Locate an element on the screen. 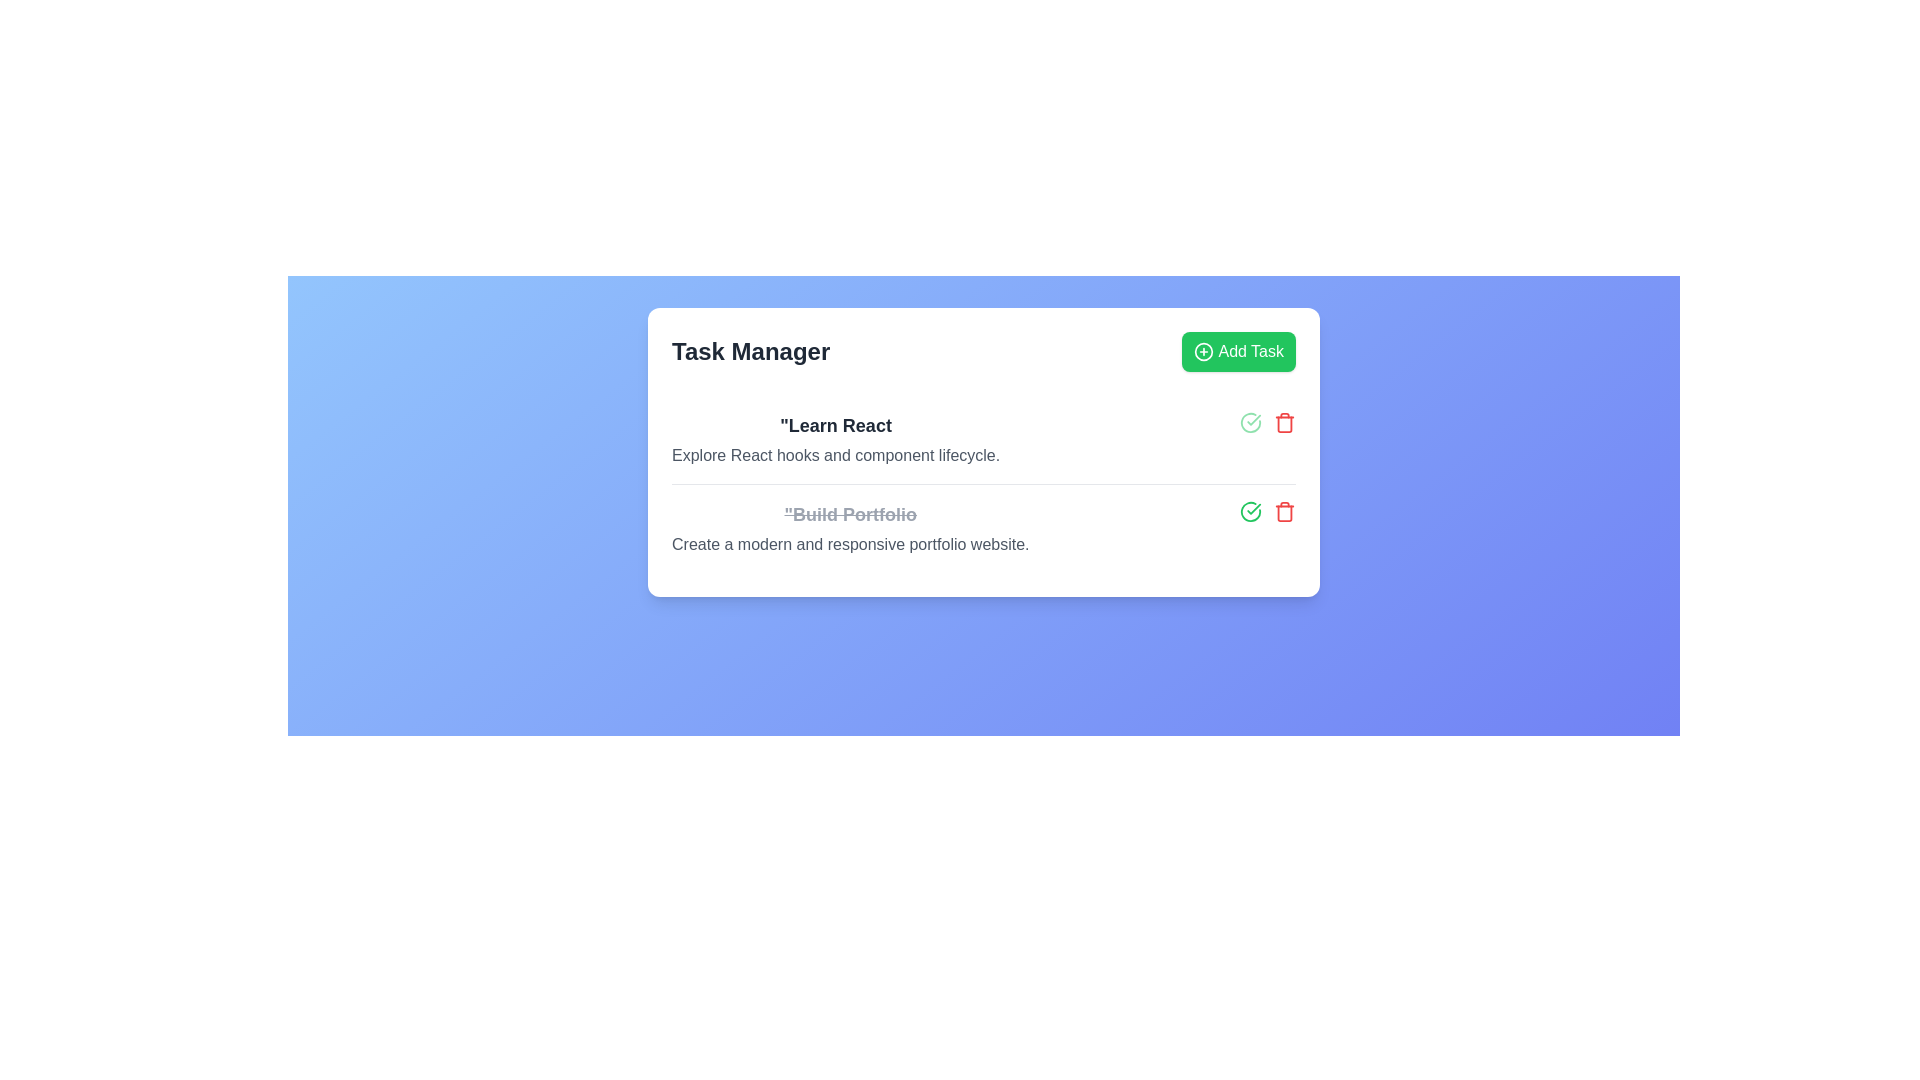 The image size is (1920, 1080). the red trash can icon button, which symbolizes deletion functionality is located at coordinates (1285, 422).